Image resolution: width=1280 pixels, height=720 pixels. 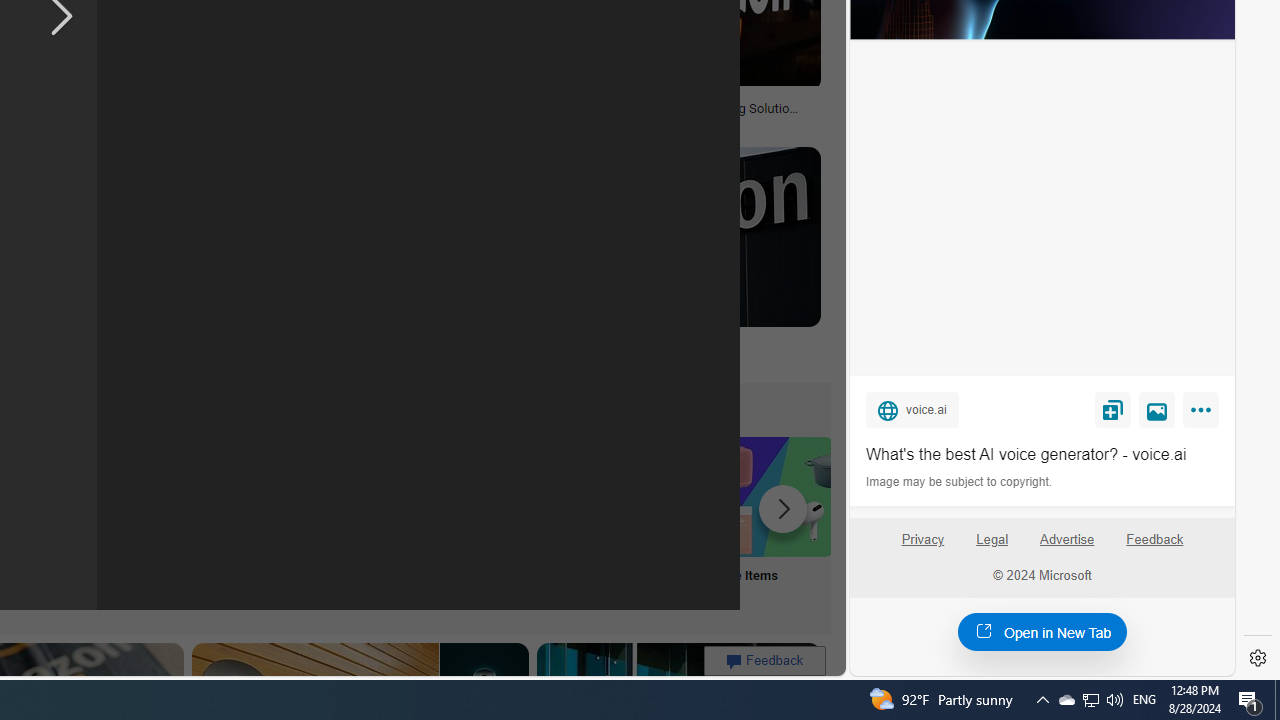 I want to click on 'voice.ai', so click(x=911, y=408).